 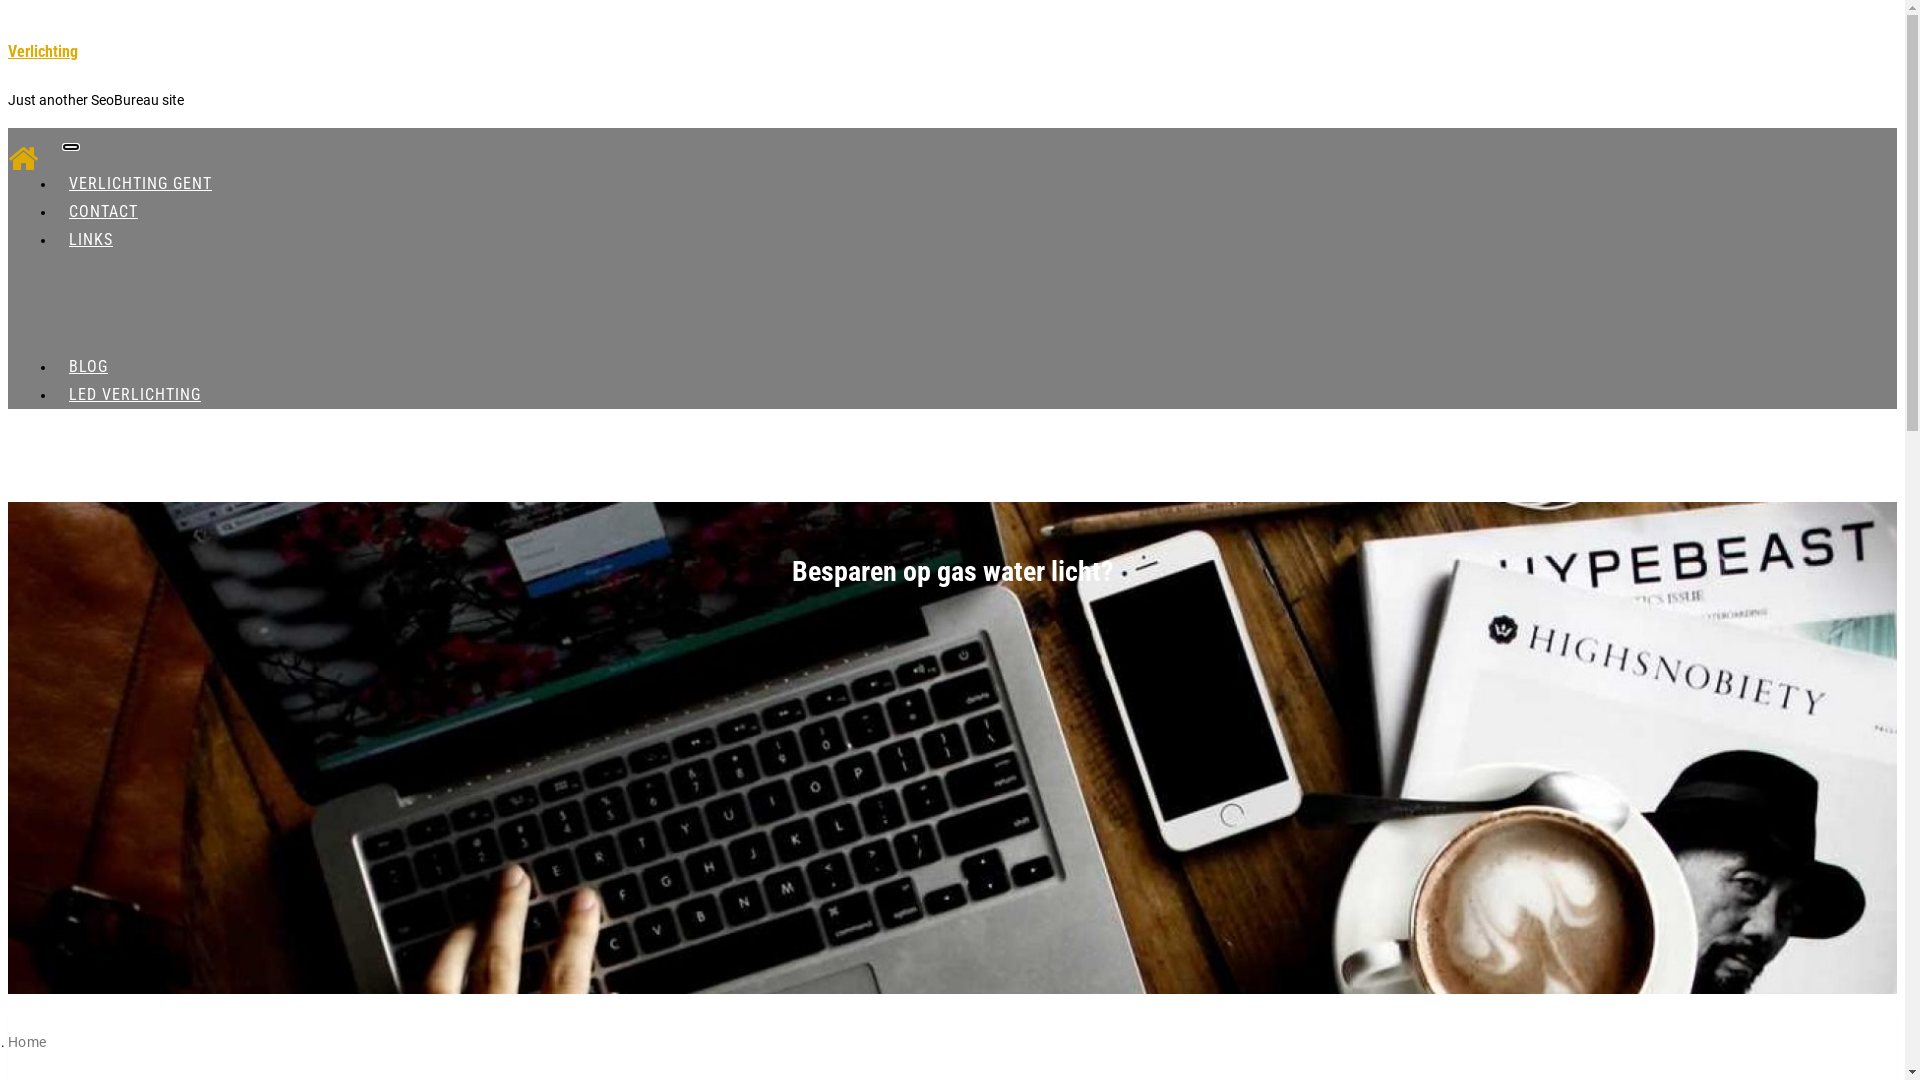 What do you see at coordinates (102, 211) in the screenshot?
I see `'CONTACT'` at bounding box center [102, 211].